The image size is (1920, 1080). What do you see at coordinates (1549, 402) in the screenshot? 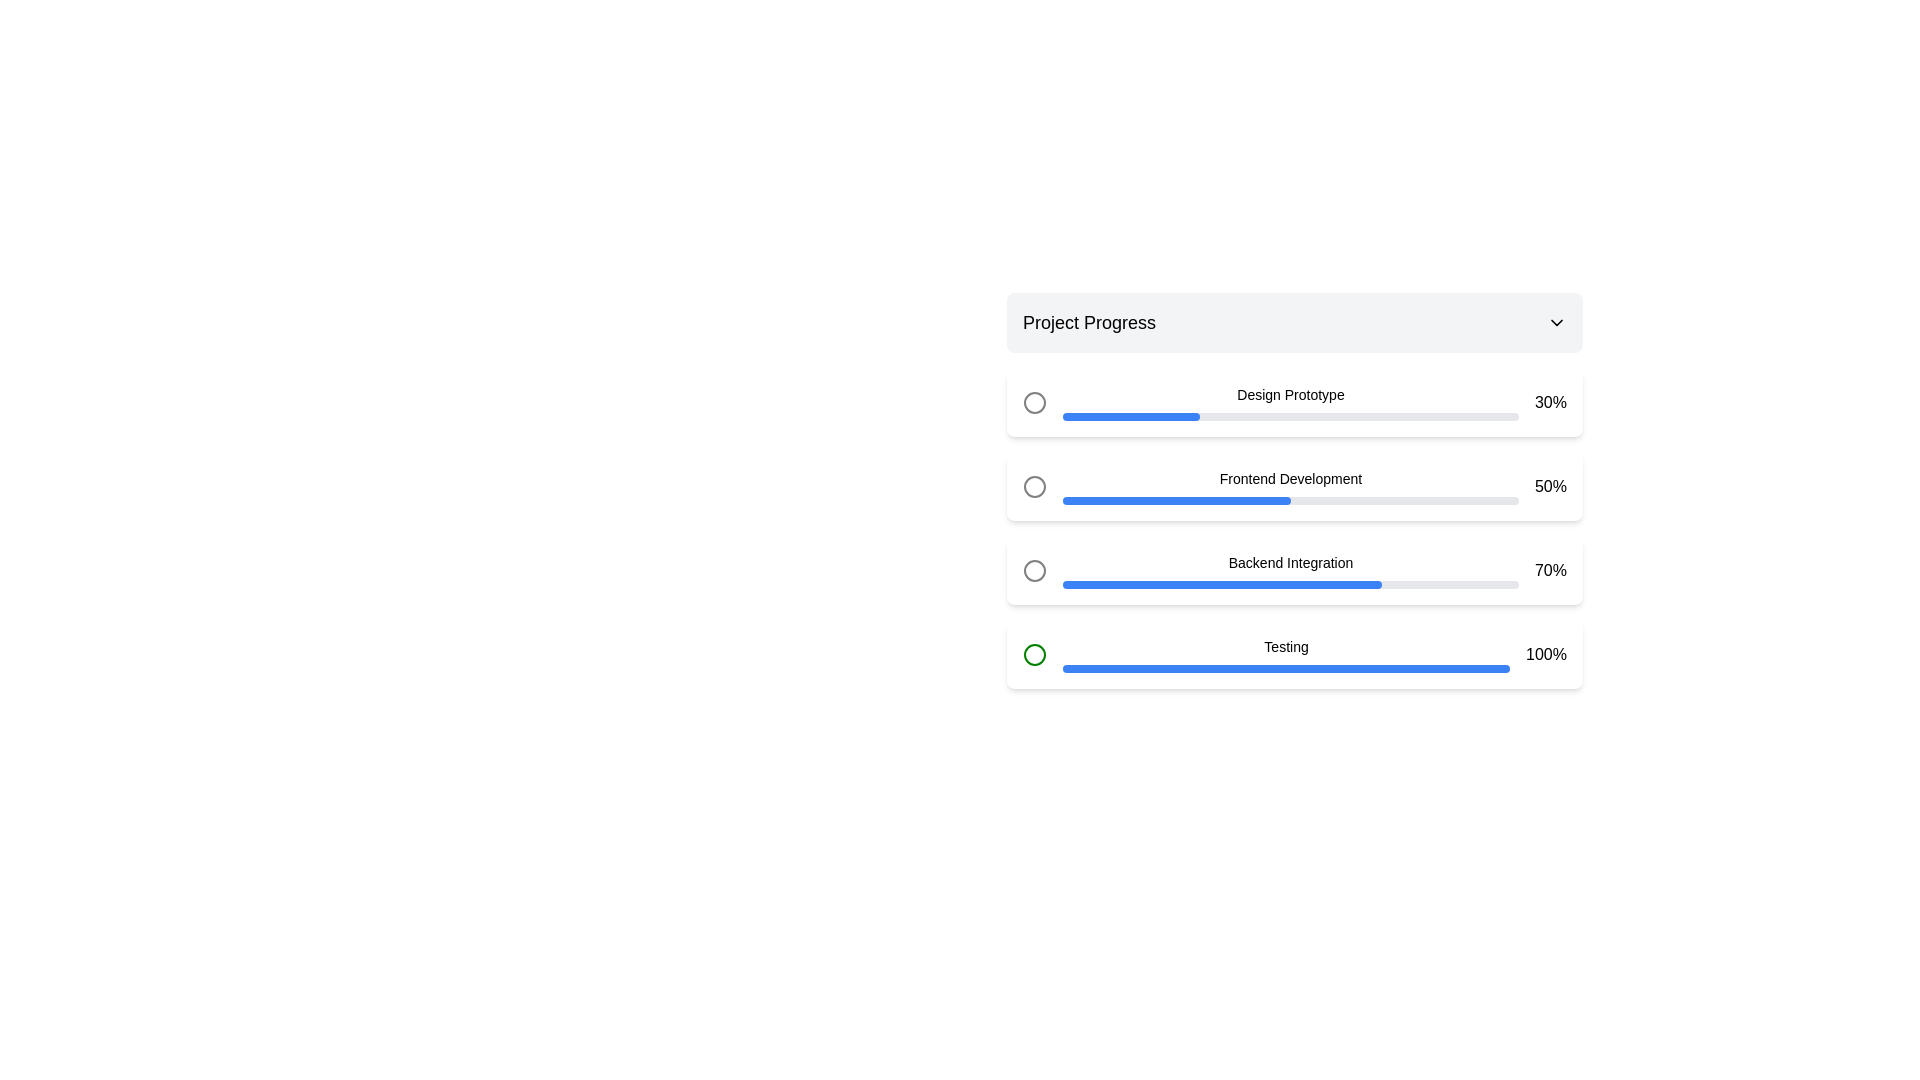
I see `text label displaying the percentage completion status for the 'Design Prototype' task, located at the top-right of the progress bar` at bounding box center [1549, 402].